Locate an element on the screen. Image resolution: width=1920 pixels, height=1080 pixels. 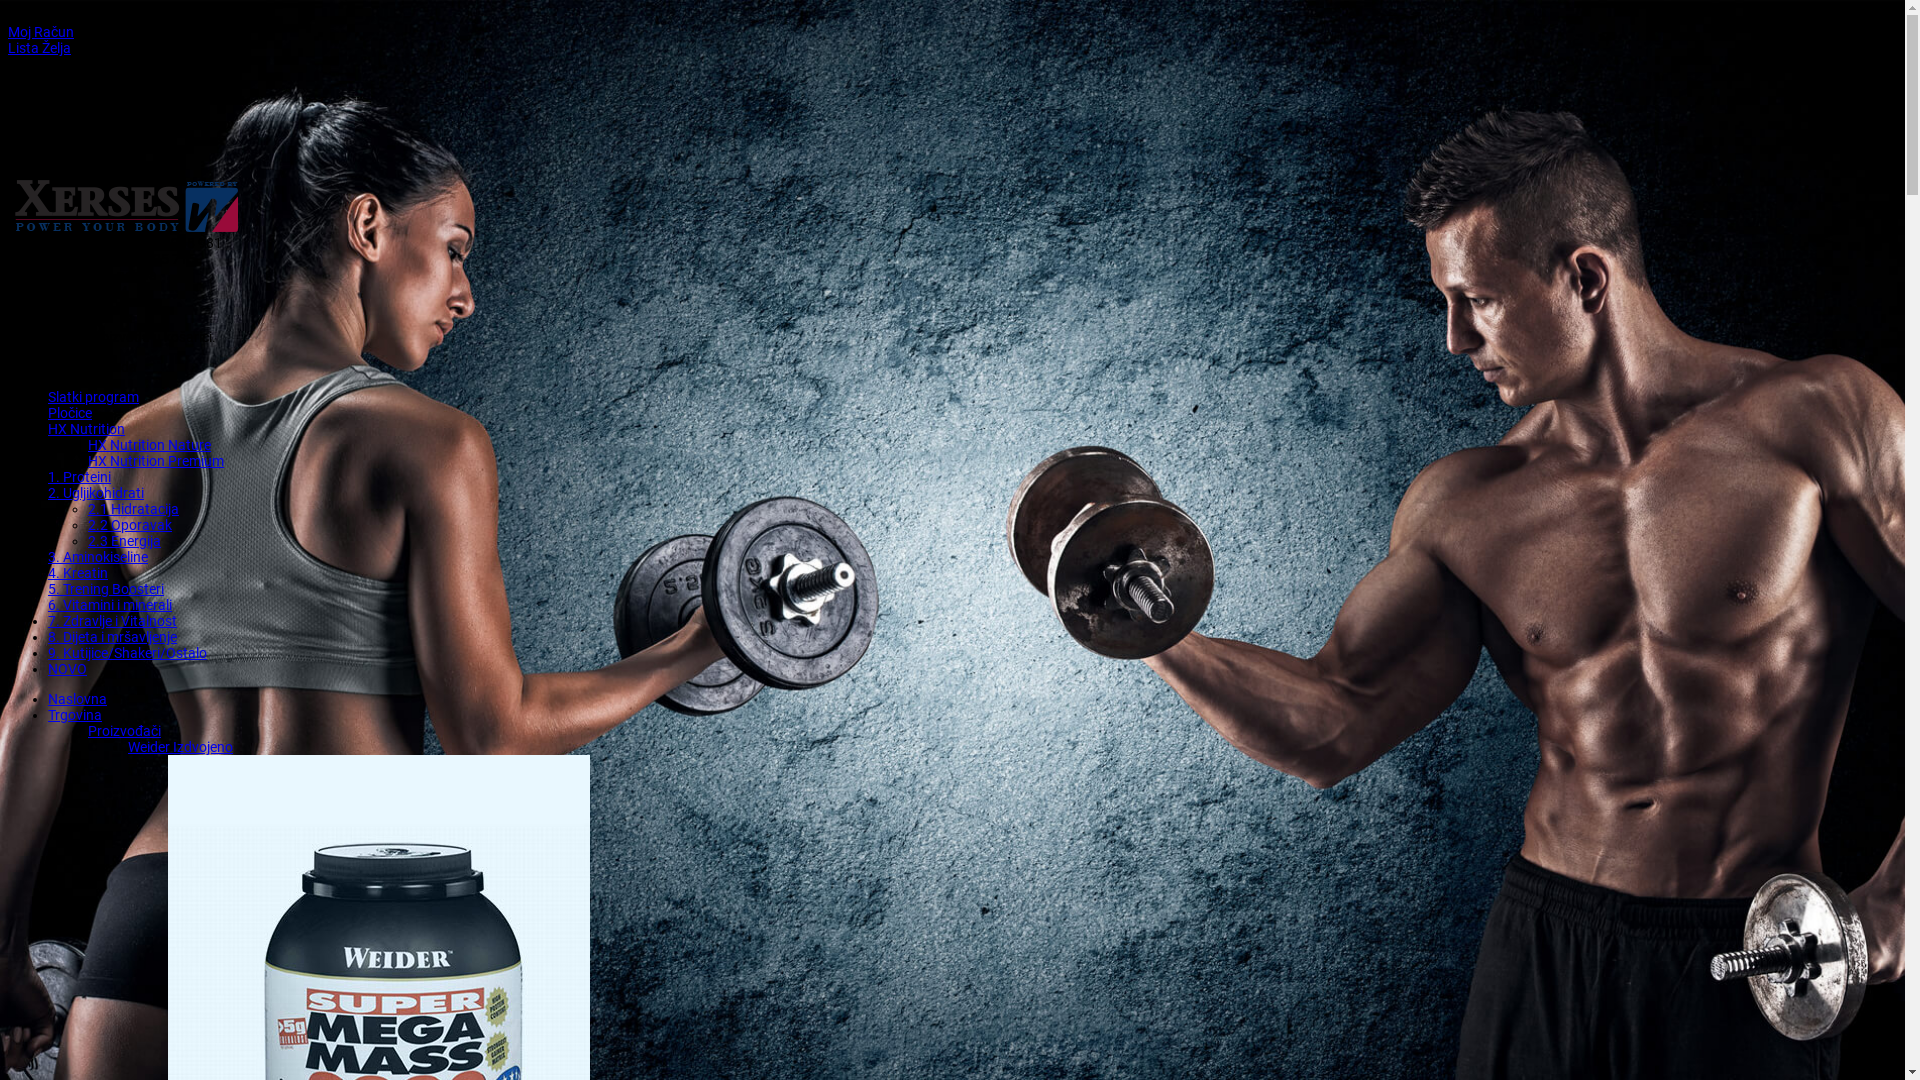
'3. Aminokiseline' is located at coordinates (96, 556).